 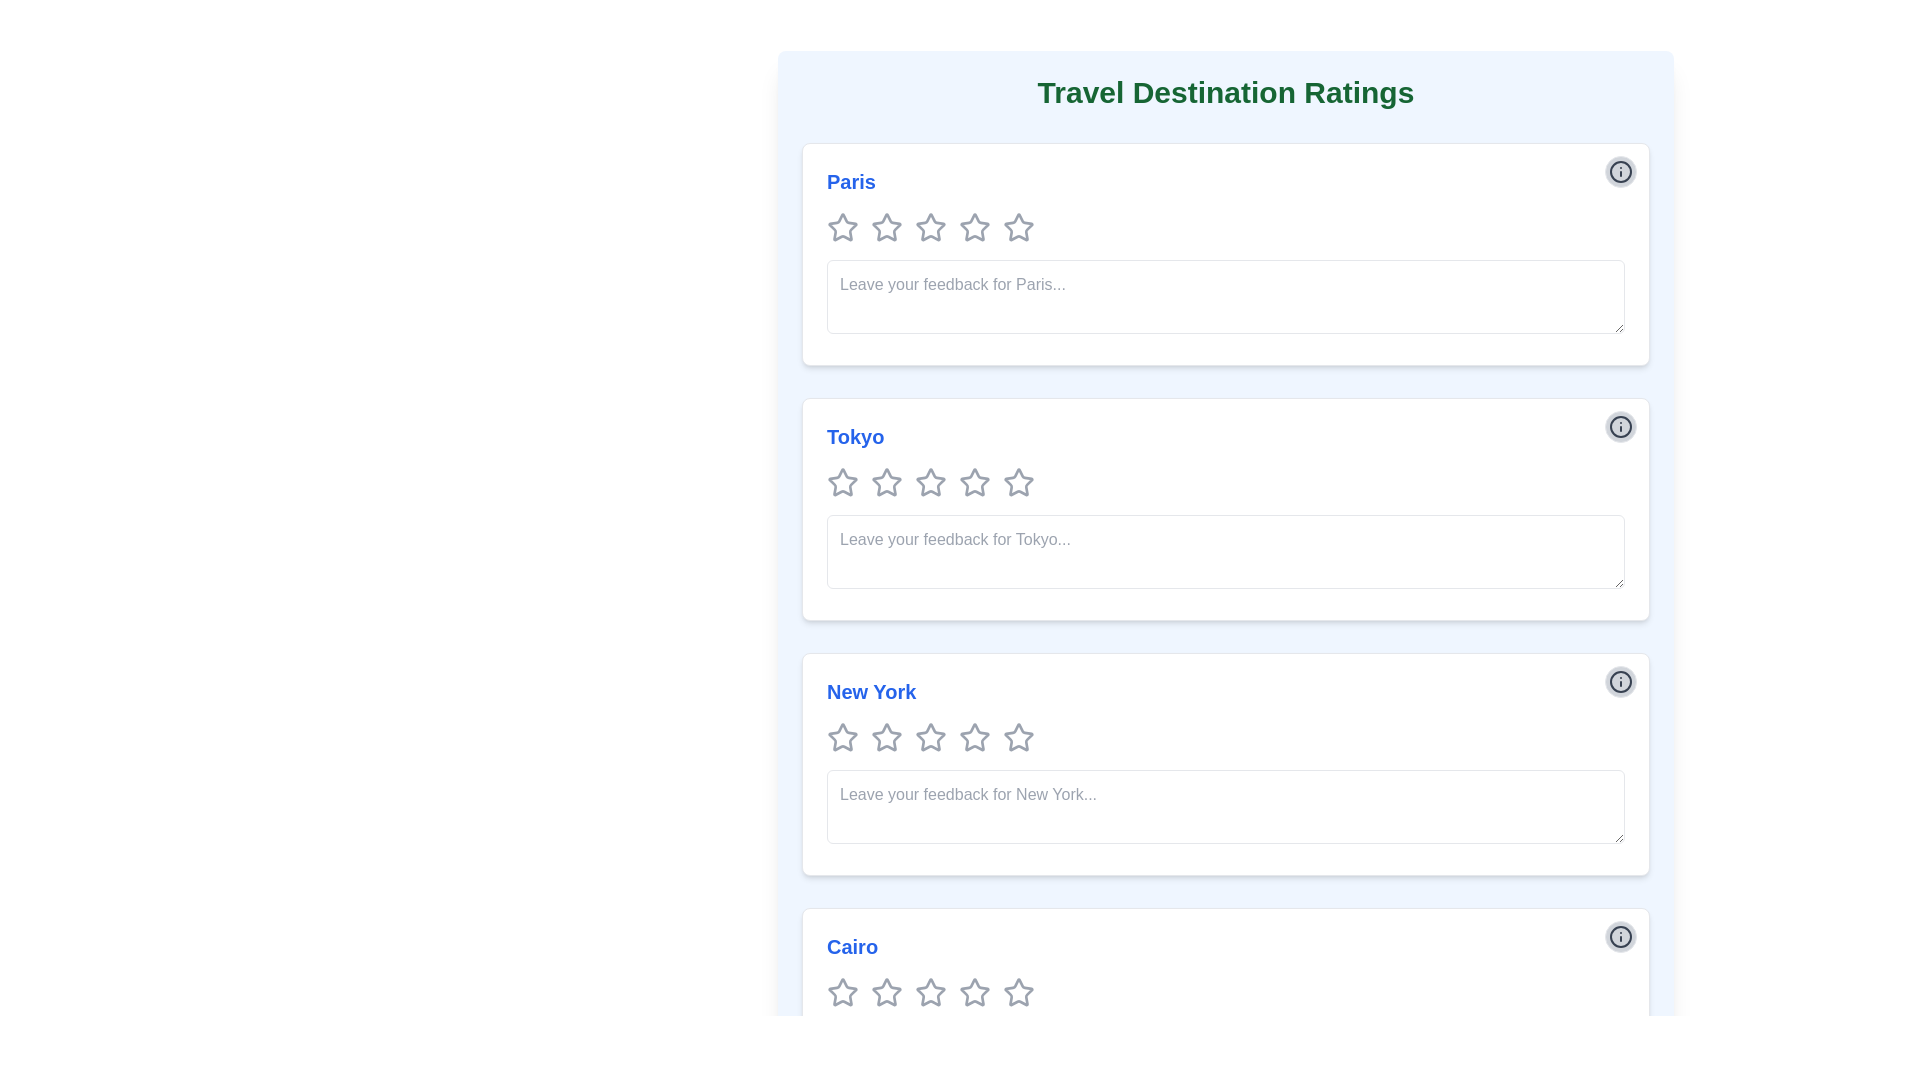 I want to click on the circular informational button located in the top-right corner of the 'Paris' card to trigger a tooltip or color change, so click(x=1621, y=171).